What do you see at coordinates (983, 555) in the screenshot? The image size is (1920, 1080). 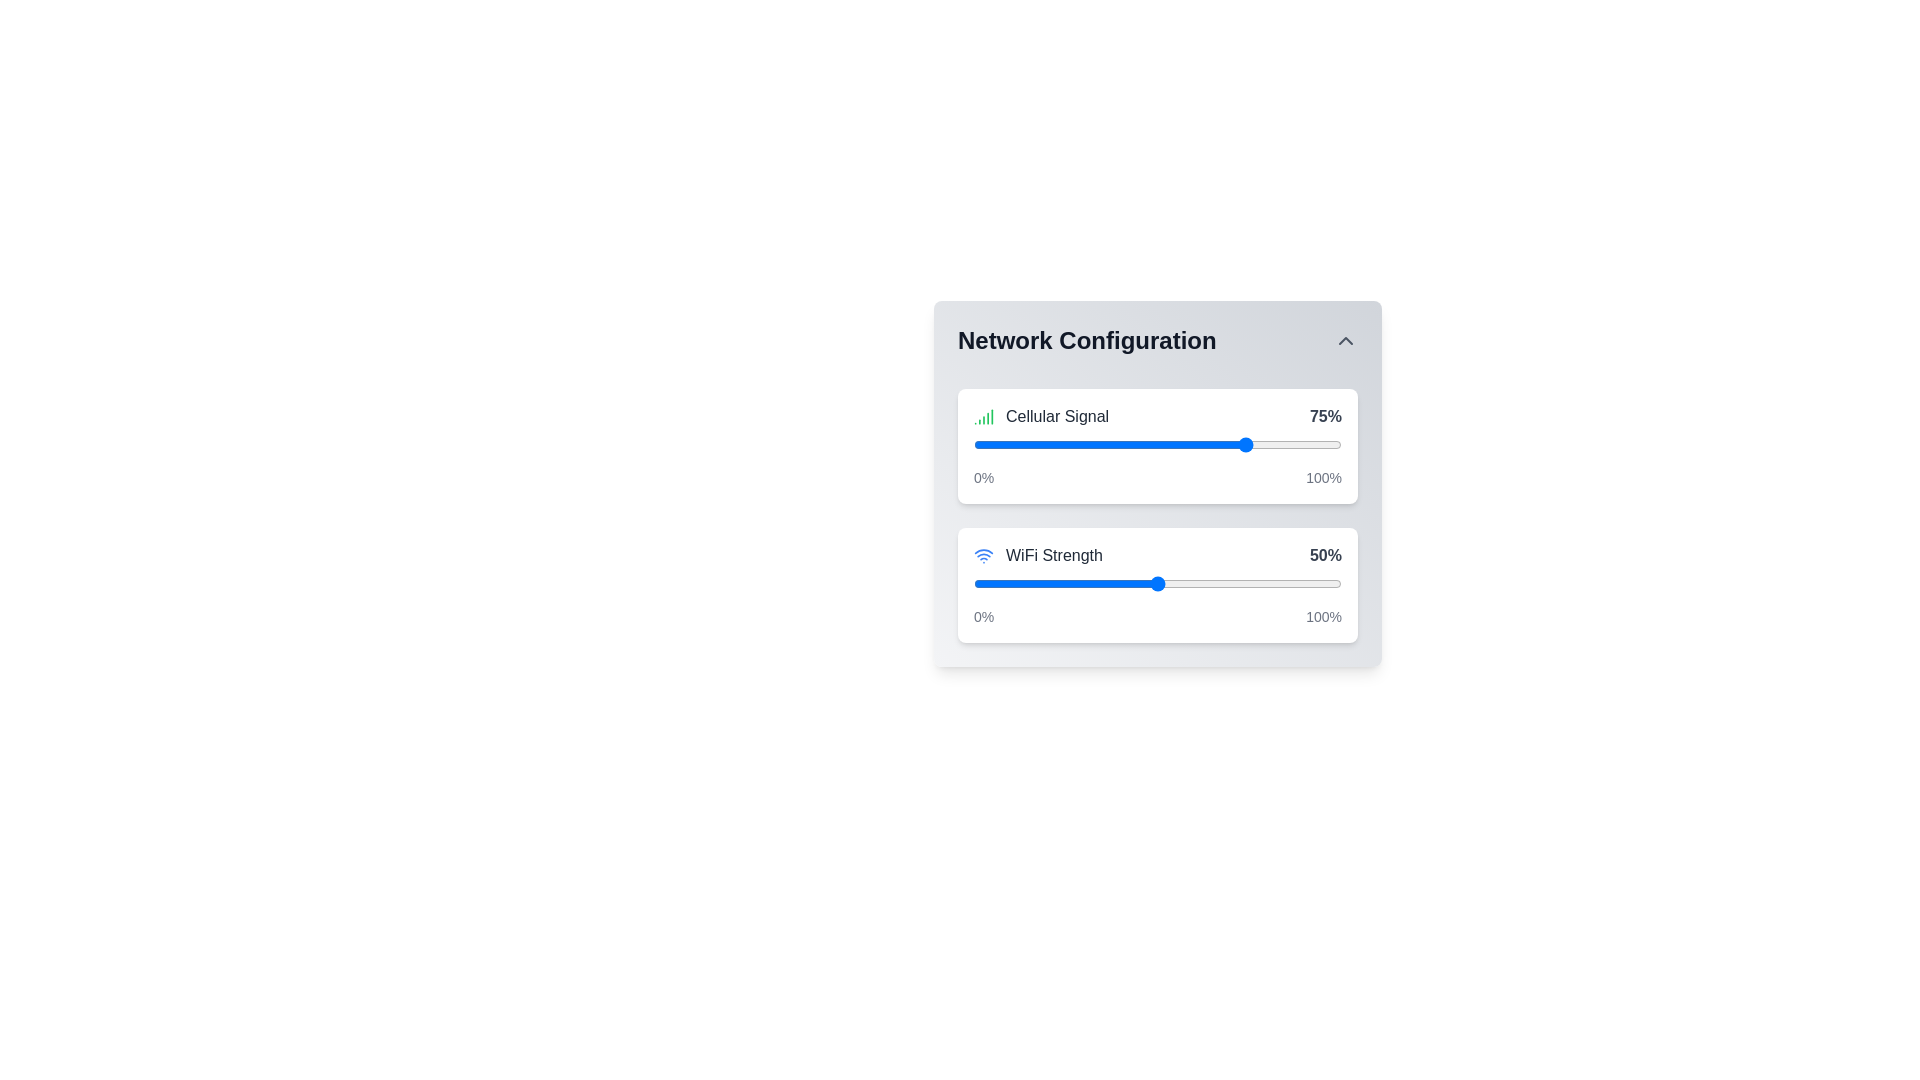 I see `the WiFi signal icon, which is blue and represents signal waves, located to the left of the 'WiFi Strength' label in the network configuration section` at bounding box center [983, 555].